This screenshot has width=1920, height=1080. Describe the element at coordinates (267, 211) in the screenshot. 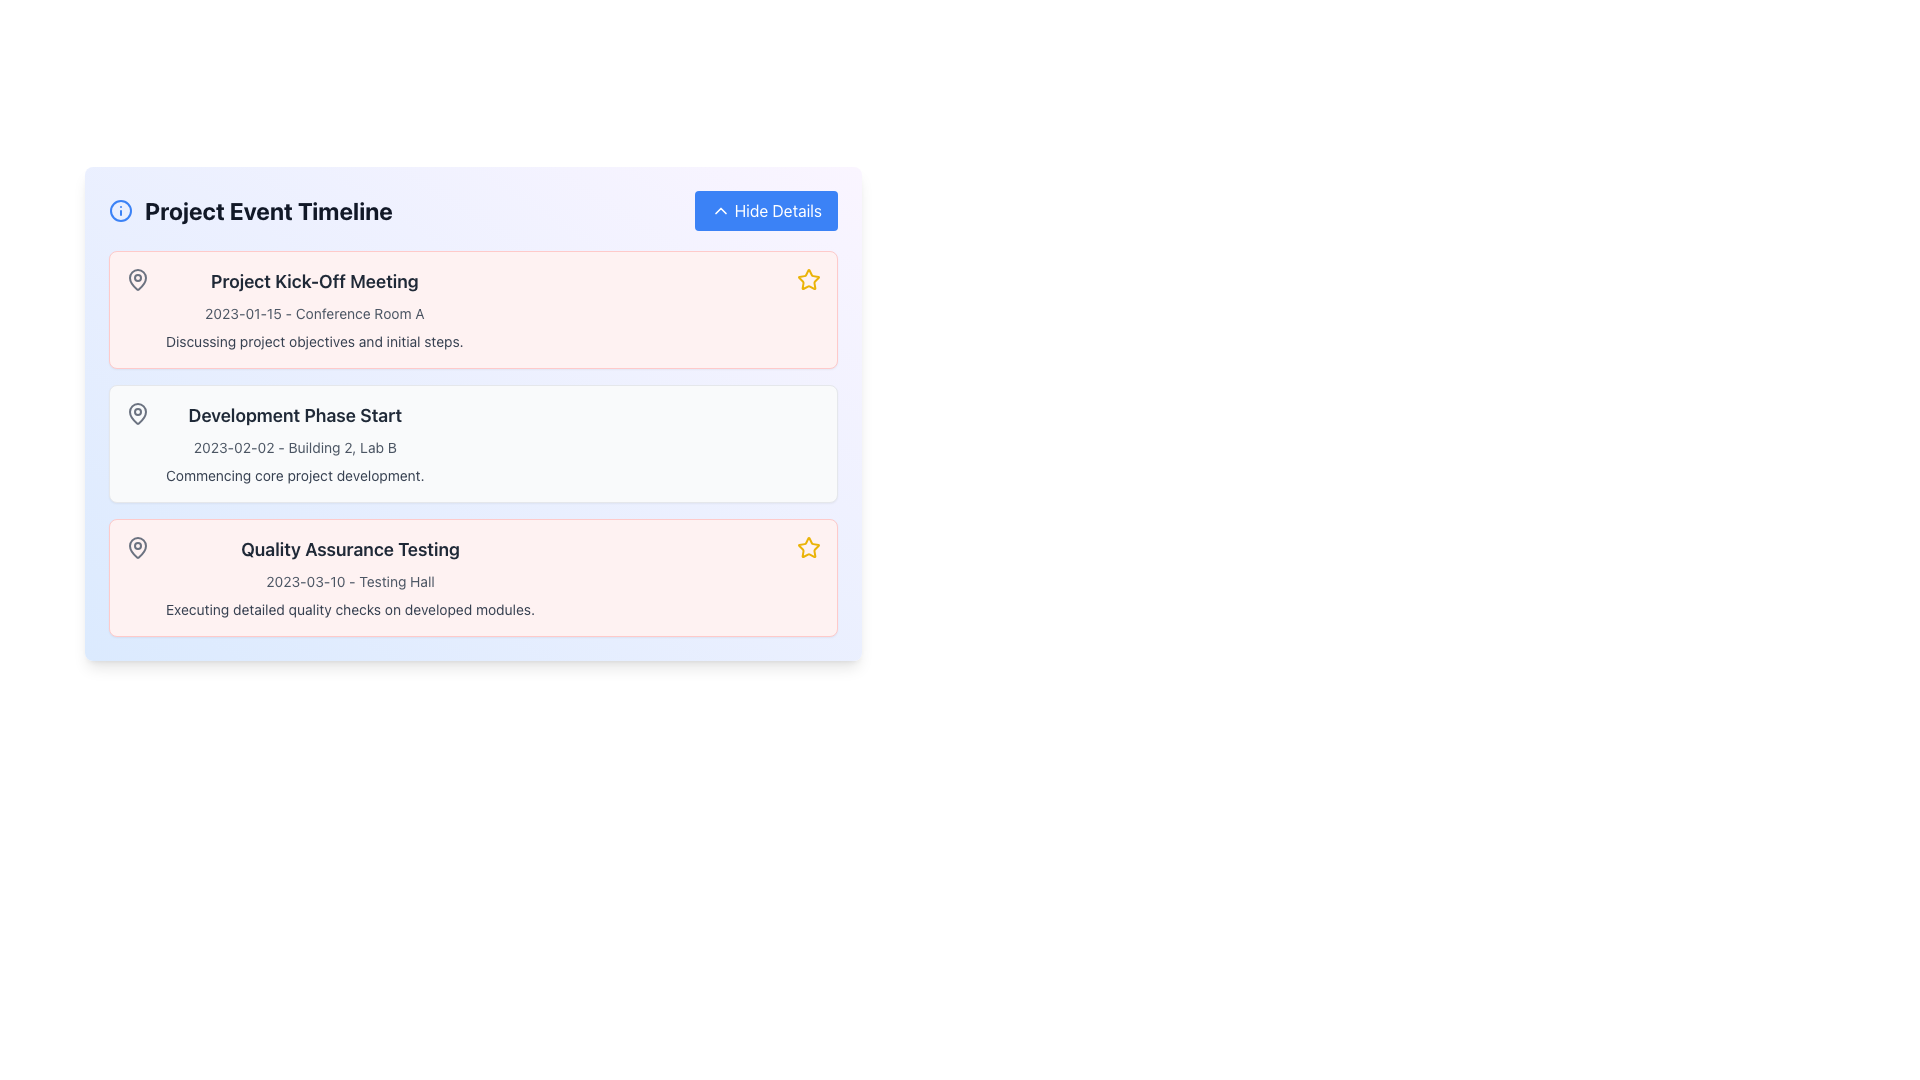

I see `the text label that serves as a header or title for the section, located centrally at the top of the interface, between a blue icon on the left and a blue button on the right` at that location.